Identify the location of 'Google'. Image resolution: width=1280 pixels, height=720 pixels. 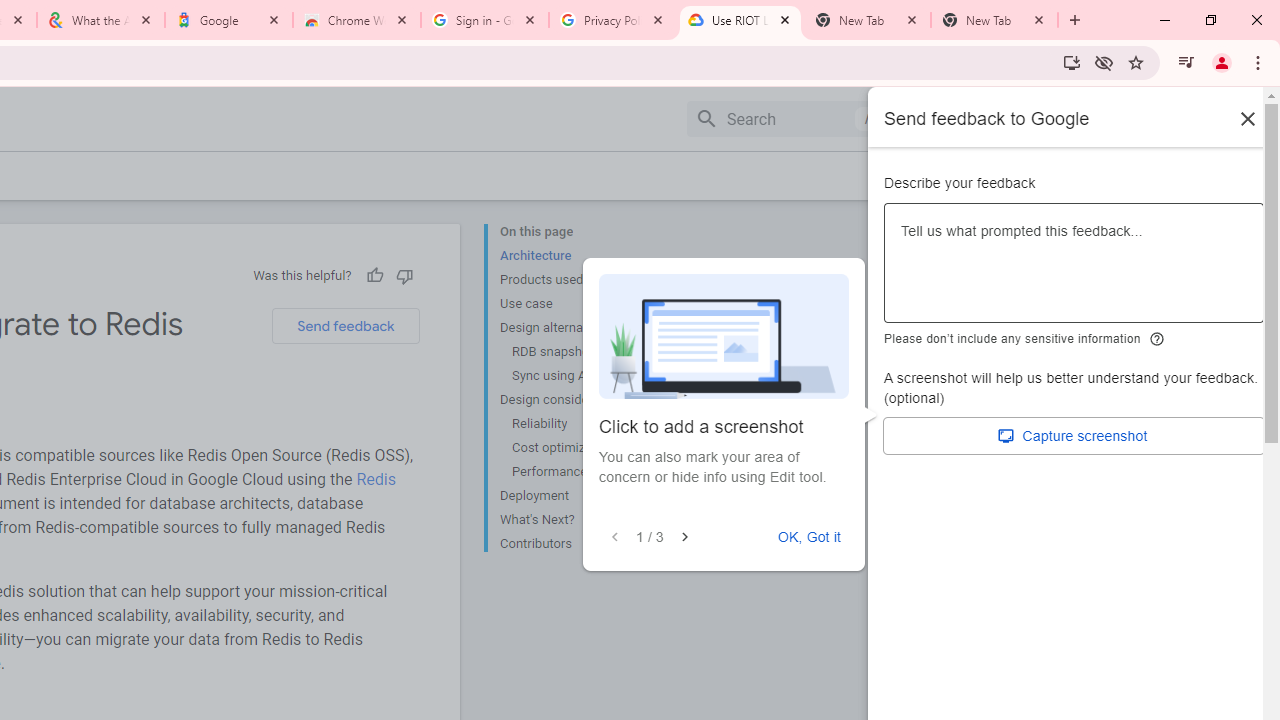
(229, 20).